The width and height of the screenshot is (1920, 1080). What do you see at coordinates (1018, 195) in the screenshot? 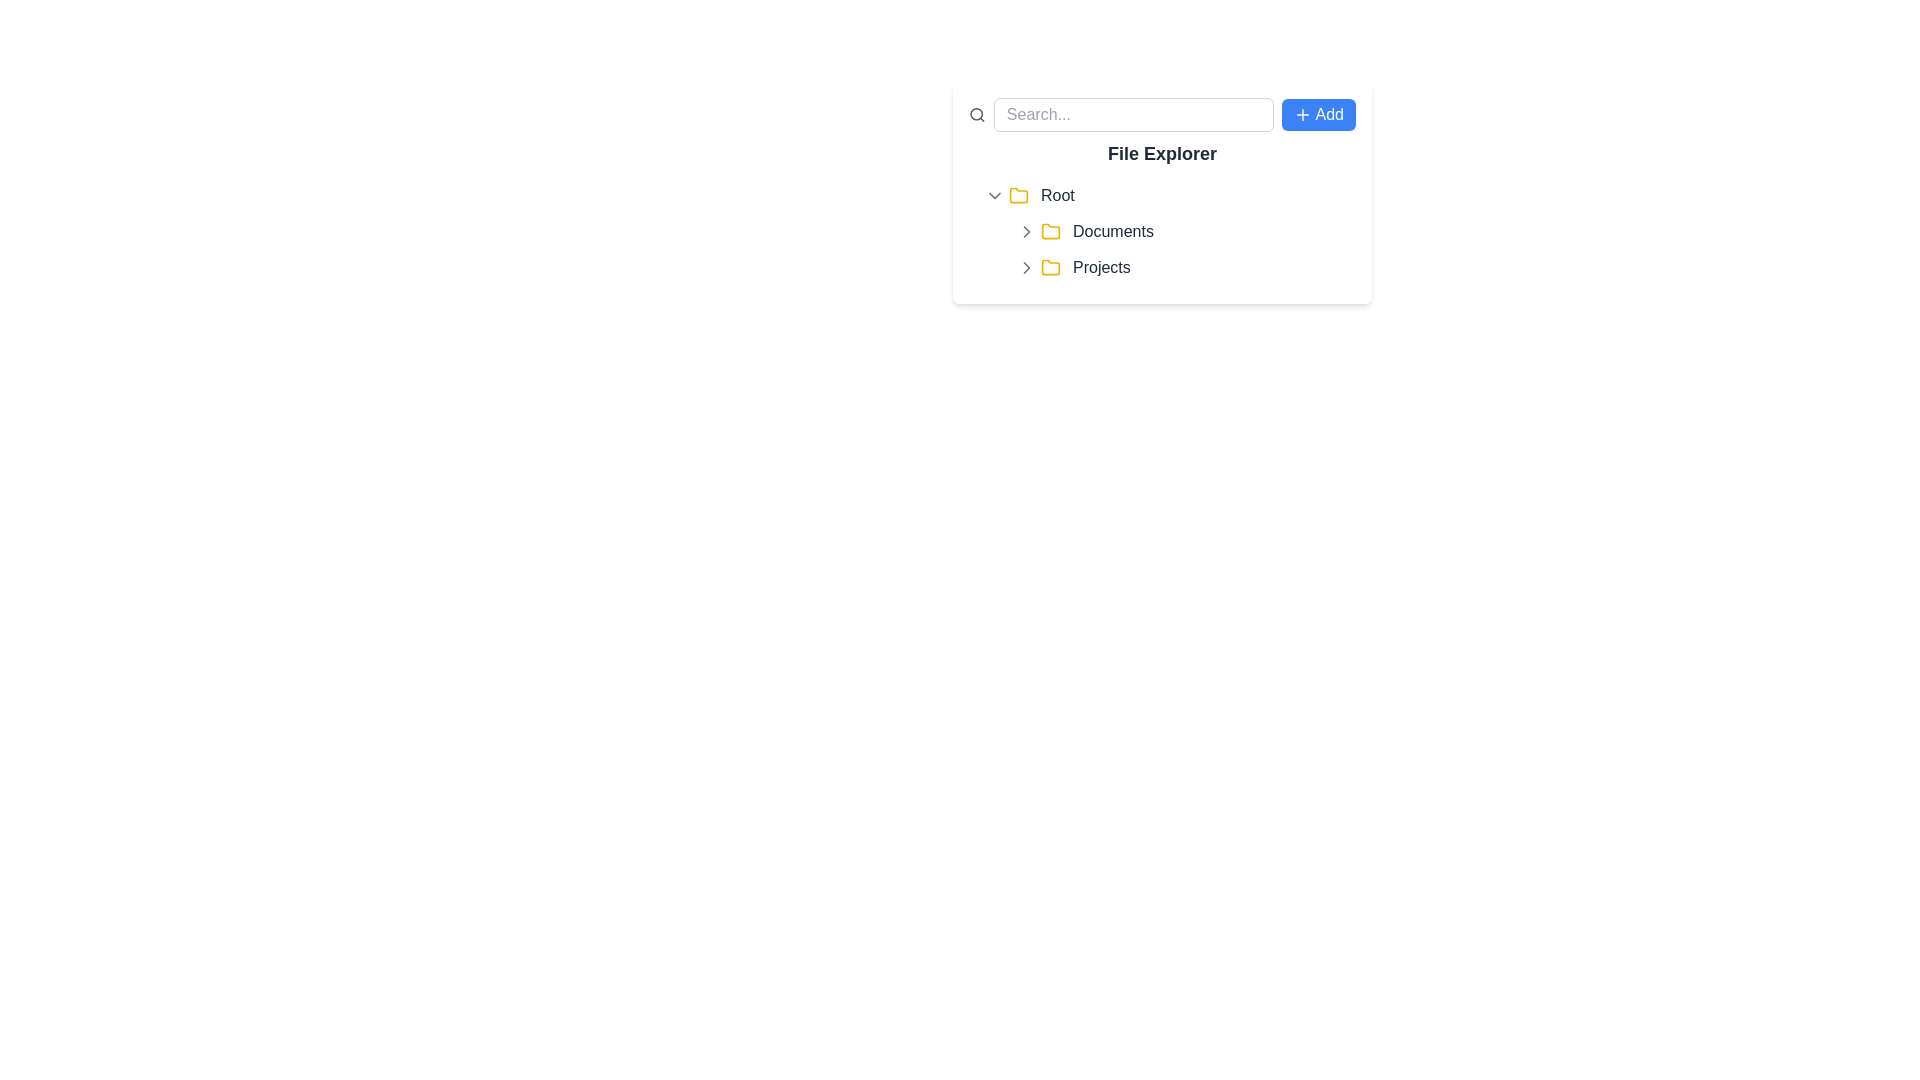
I see `the yellow folder icon located to the left of the 'Root' label in the file explorer's tree view` at bounding box center [1018, 195].